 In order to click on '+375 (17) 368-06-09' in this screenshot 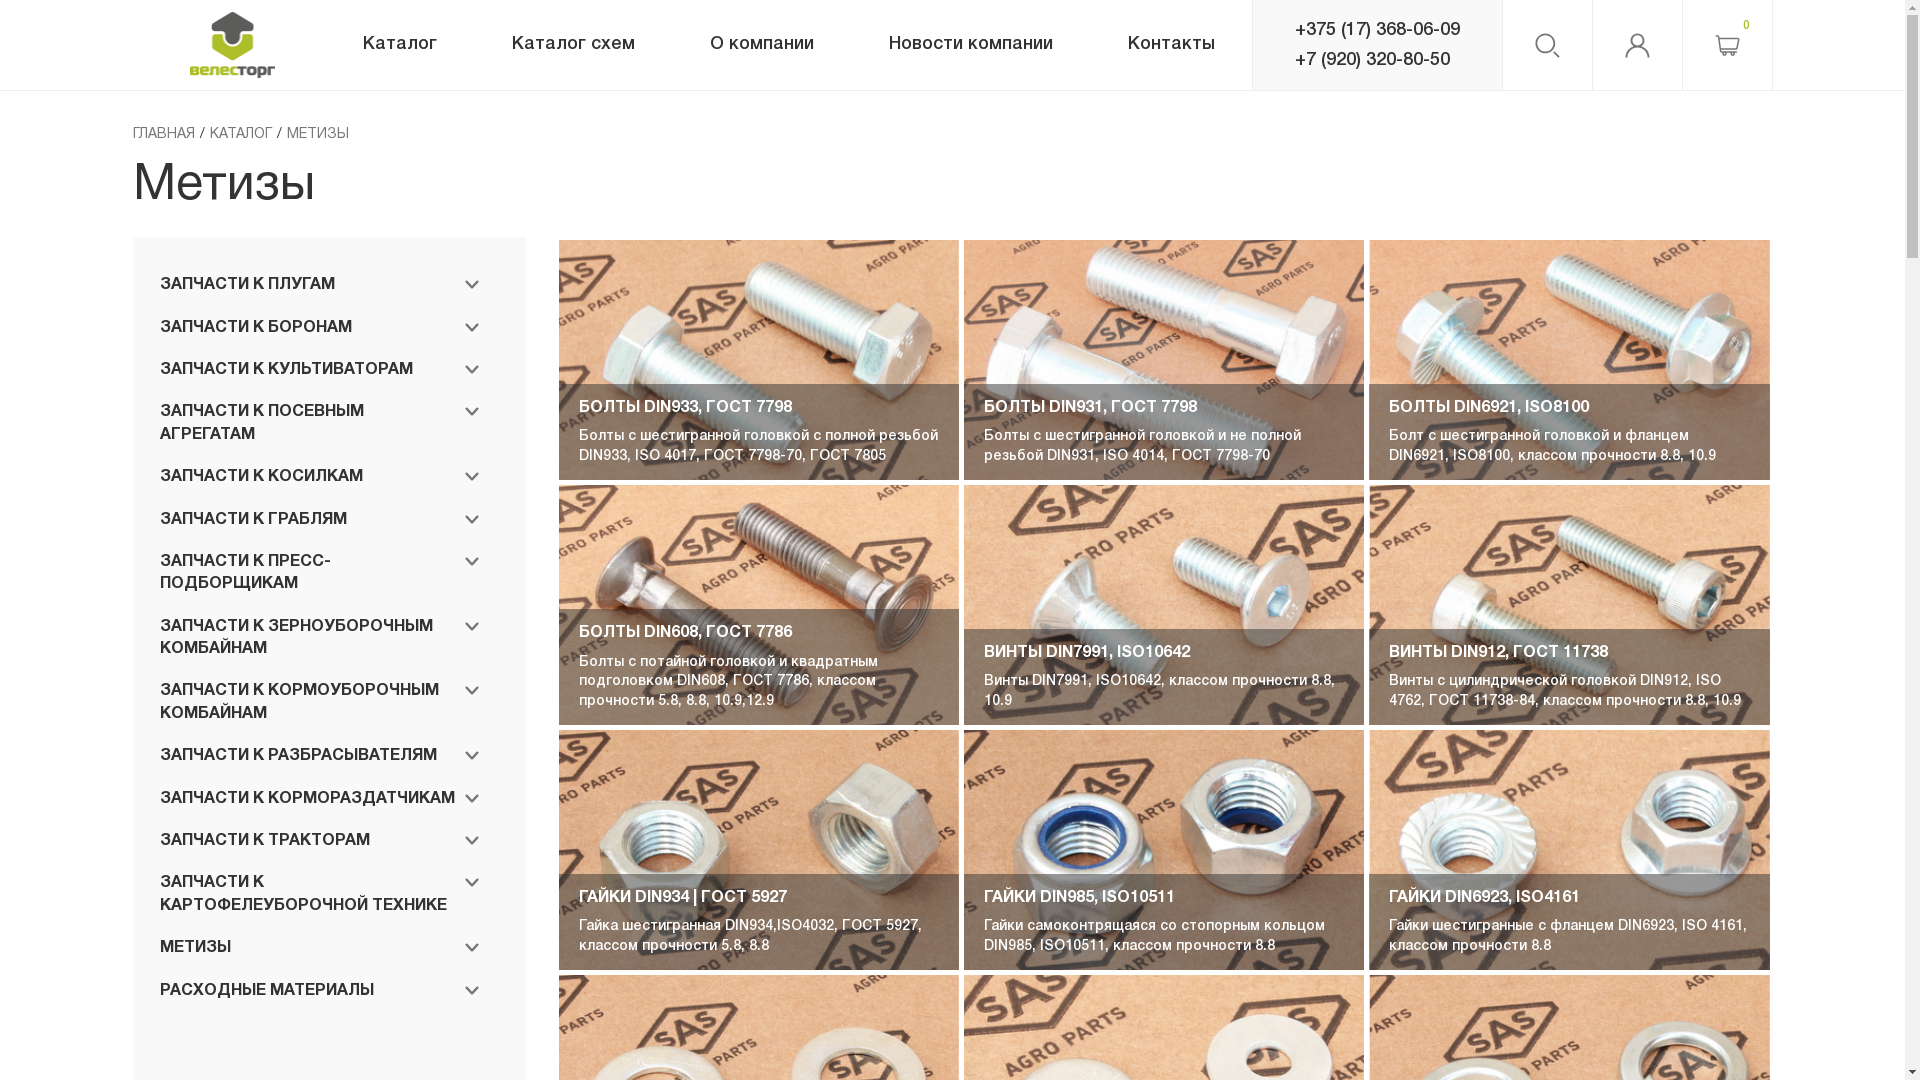, I will do `click(1375, 30)`.